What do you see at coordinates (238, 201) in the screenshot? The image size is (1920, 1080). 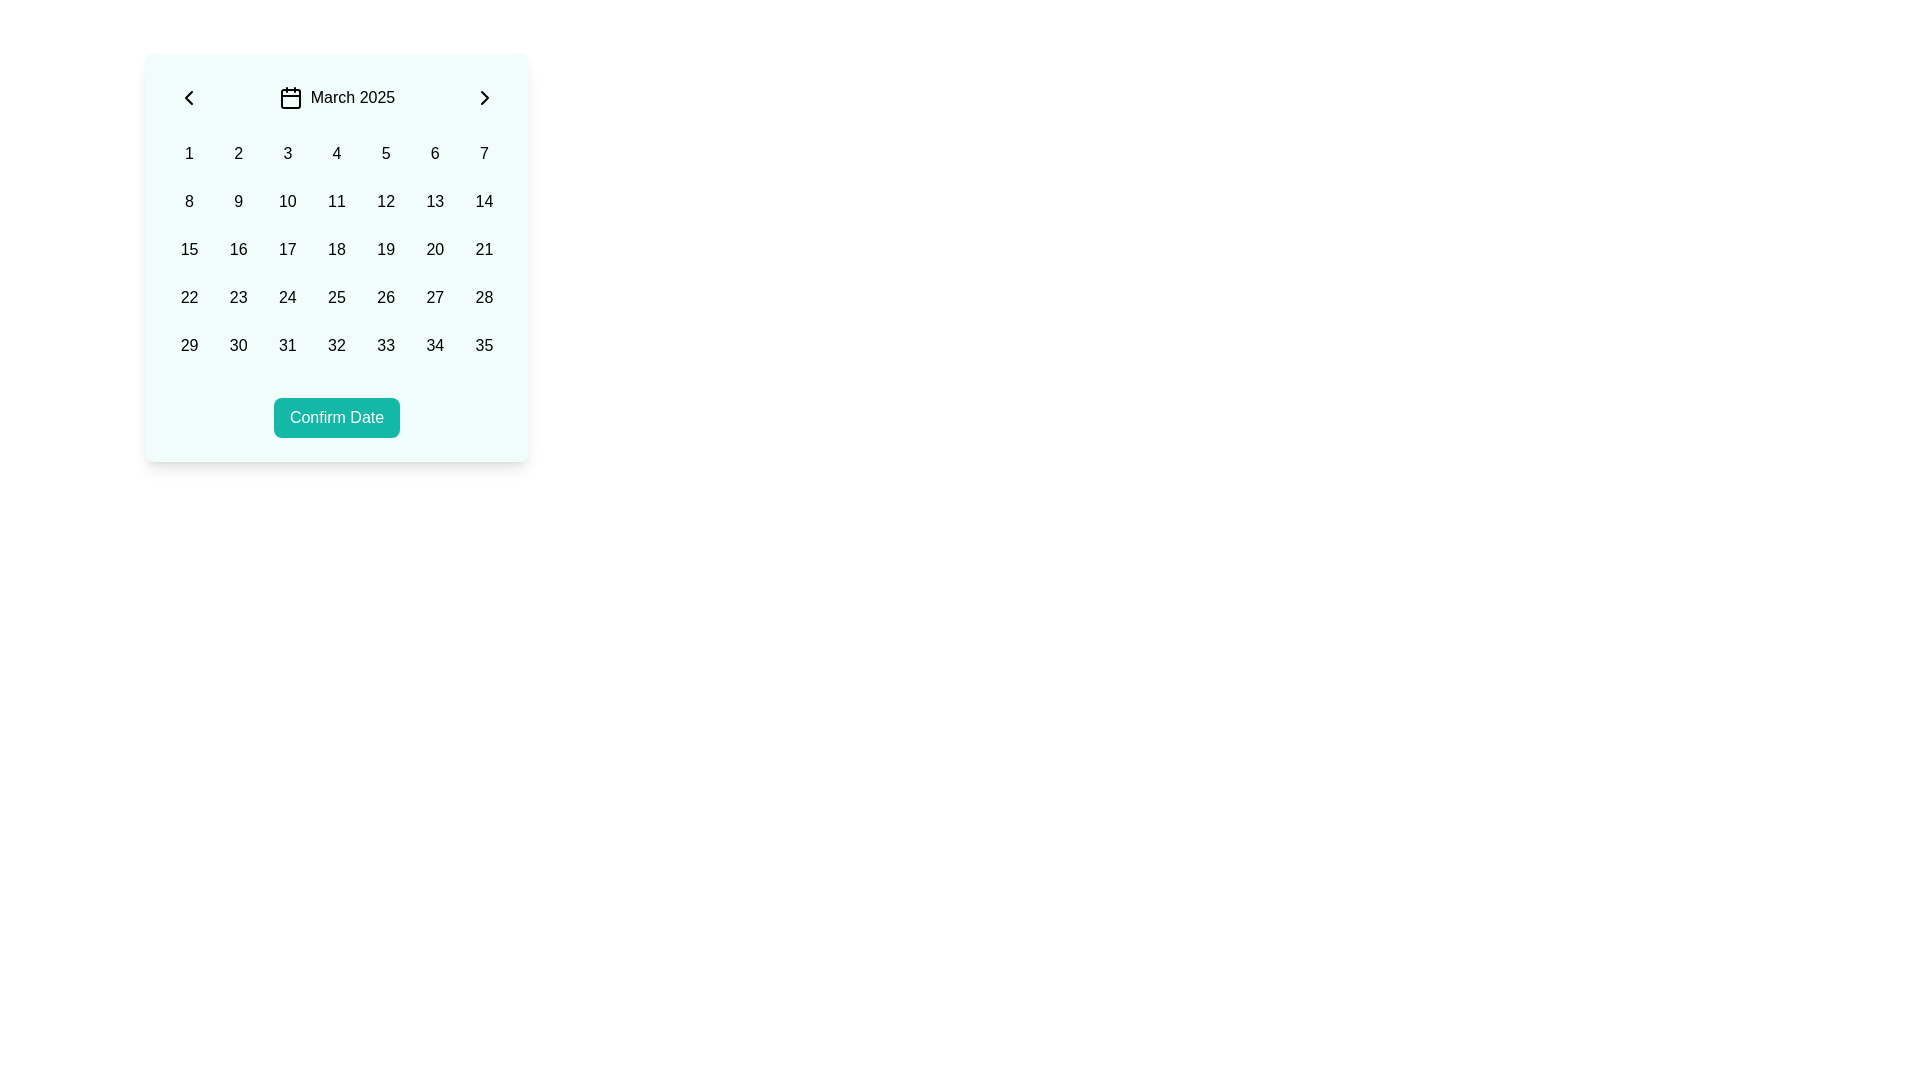 I see `the rounded clickable box containing the text '9', located in the second row and second column of the grid layout for accessibility actions` at bounding box center [238, 201].